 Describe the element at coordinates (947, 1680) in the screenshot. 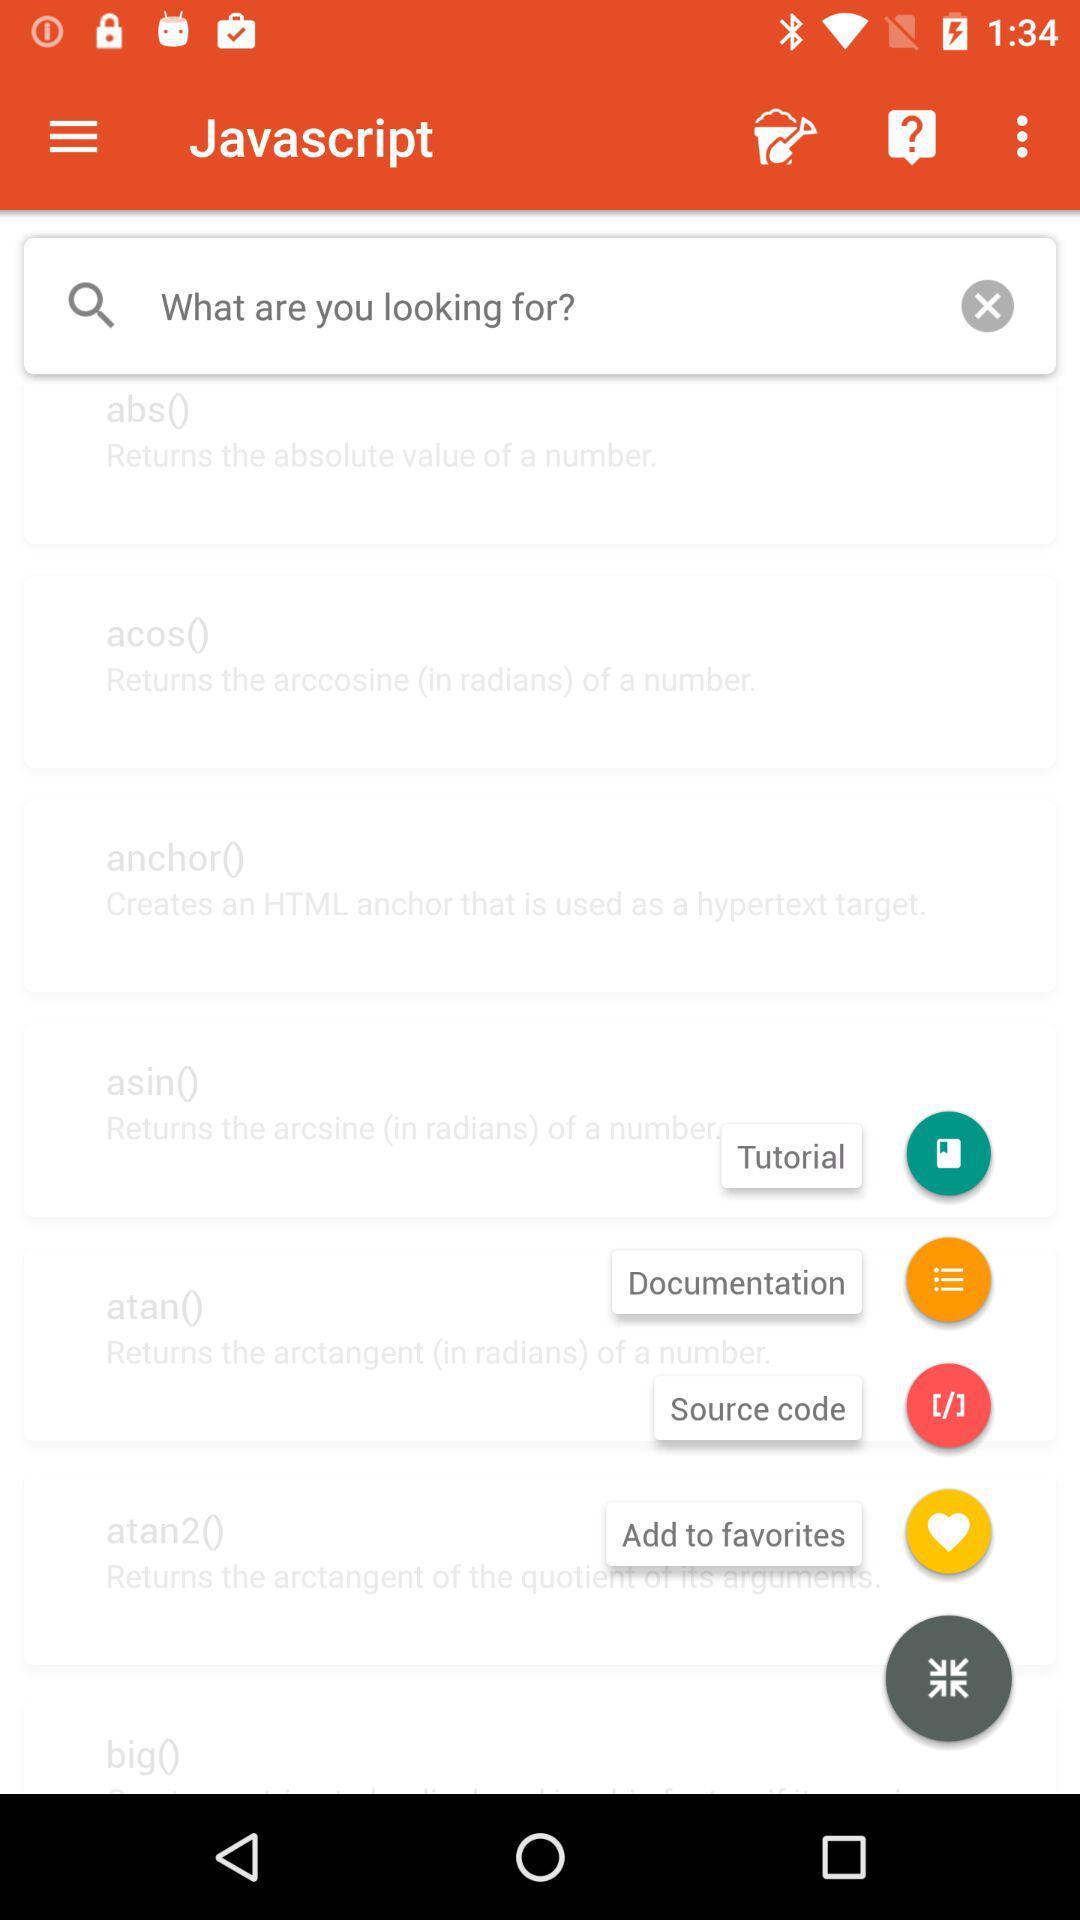

I see `the item next to returns the arctangent item` at that location.